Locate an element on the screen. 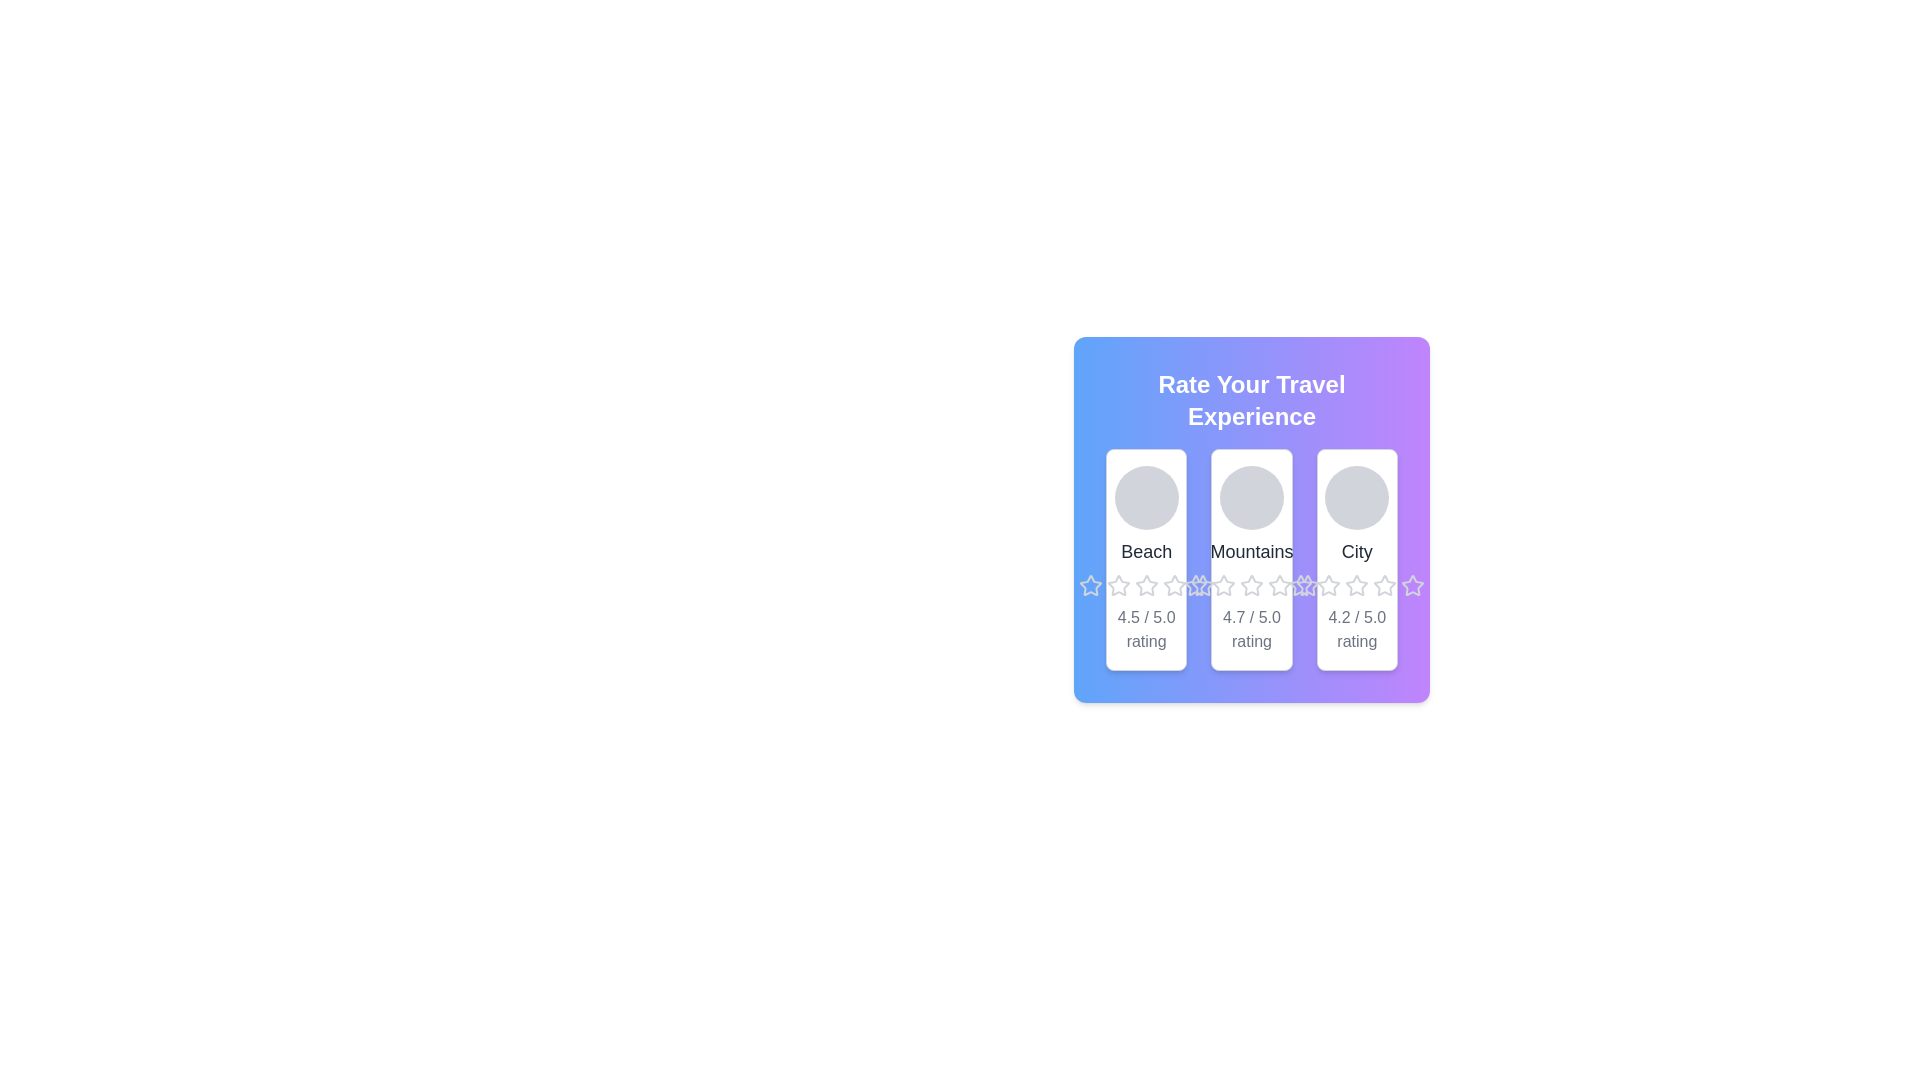 Image resolution: width=1920 pixels, height=1080 pixels. the third interactive rating star located below the 'City' label in the third column to provide visual feedback is located at coordinates (1357, 585).